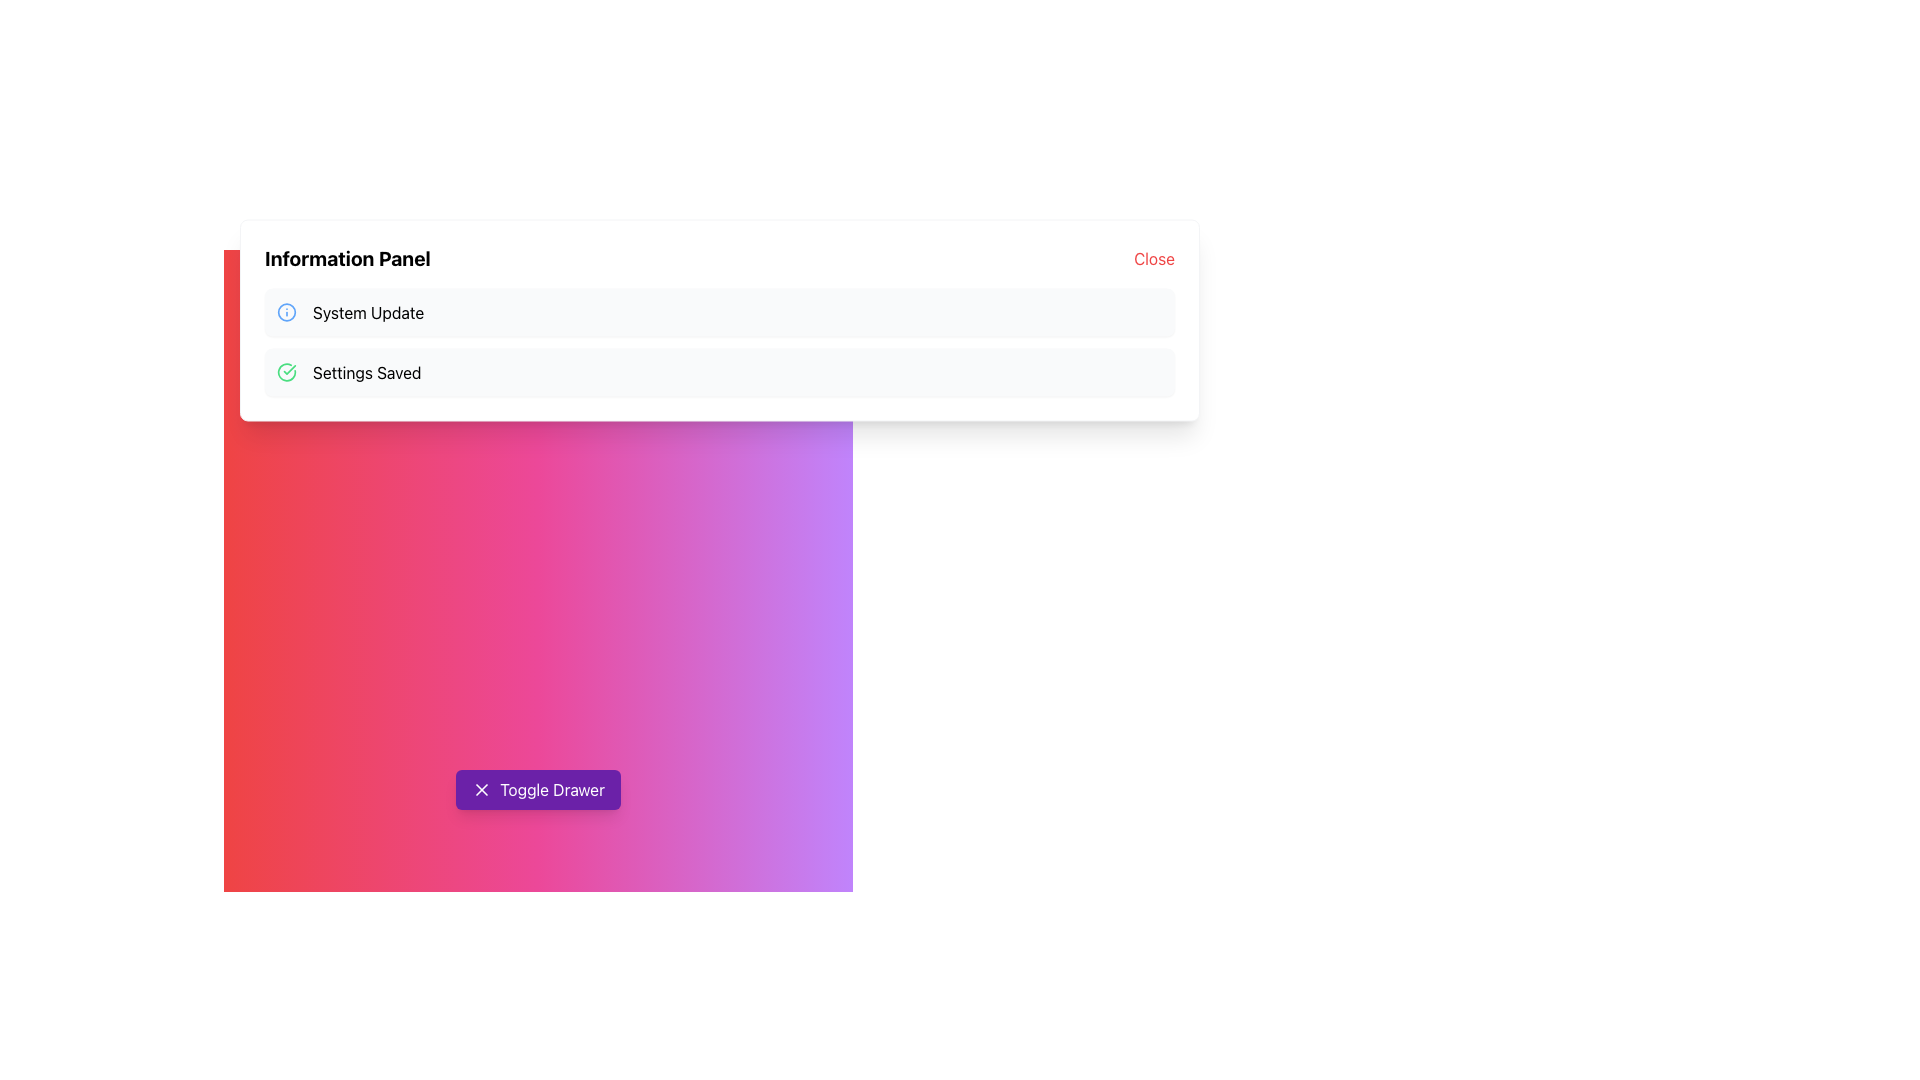 The image size is (1920, 1080). I want to click on the green circular icon with a checkmark, which is located to the left of the text 'Settings Saved', so click(286, 372).